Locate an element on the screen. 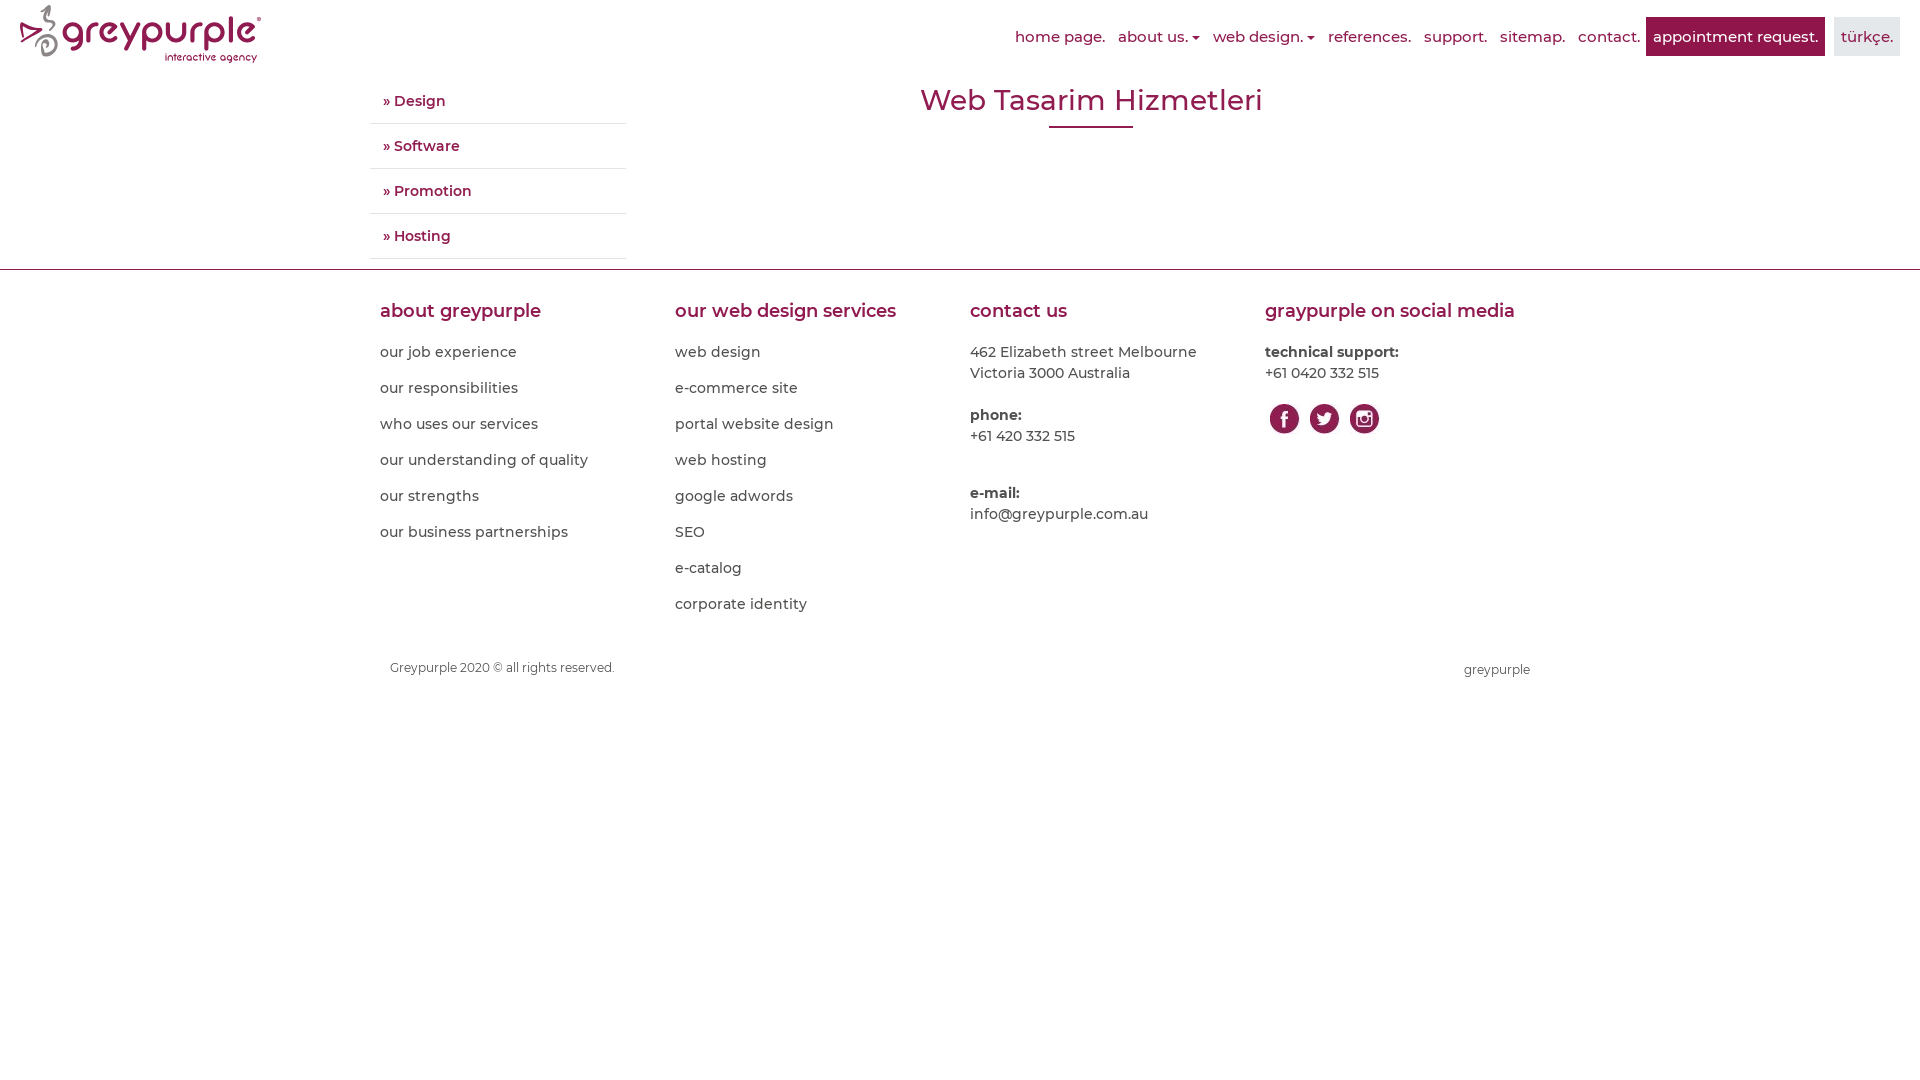 The width and height of the screenshot is (1920, 1080). 'portal website design' is located at coordinates (812, 423).